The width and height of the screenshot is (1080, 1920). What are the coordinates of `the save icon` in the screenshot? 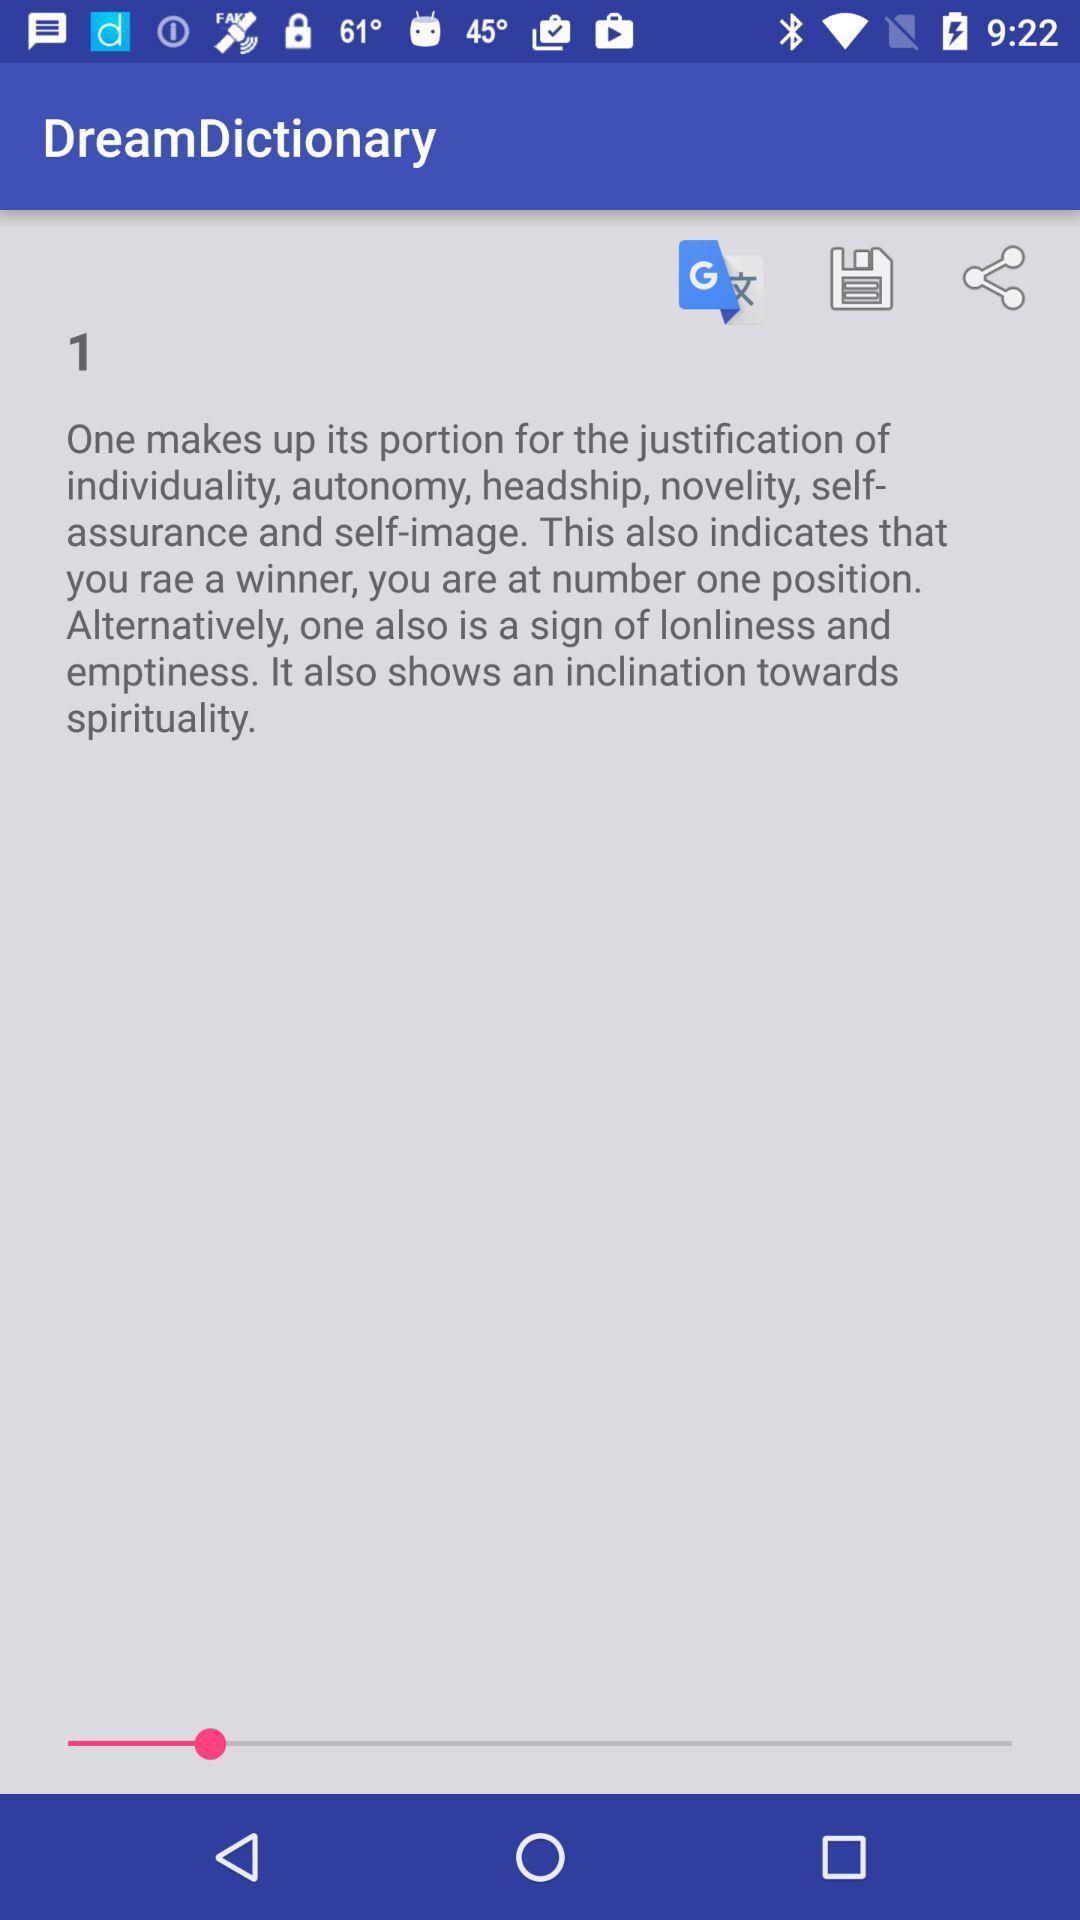 It's located at (860, 277).